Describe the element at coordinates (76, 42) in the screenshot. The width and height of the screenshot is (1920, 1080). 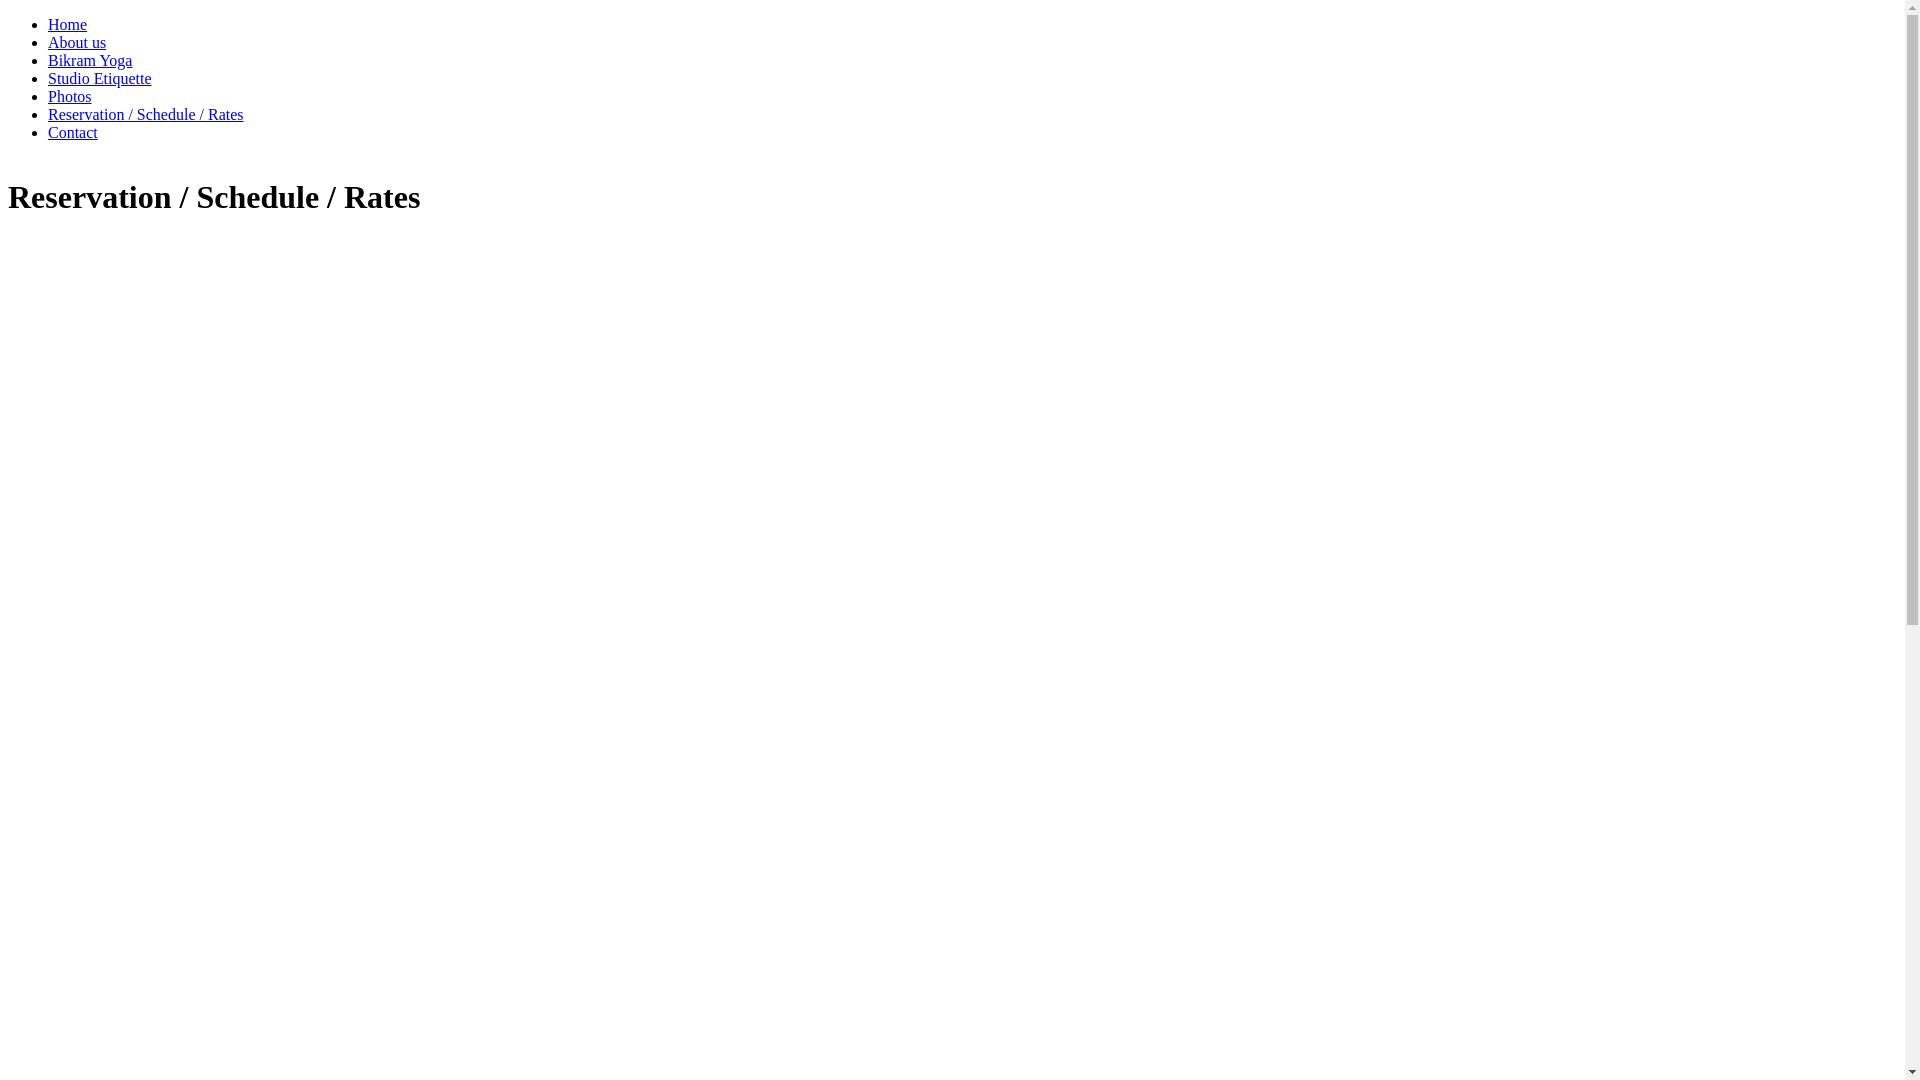
I see `'About us'` at that location.